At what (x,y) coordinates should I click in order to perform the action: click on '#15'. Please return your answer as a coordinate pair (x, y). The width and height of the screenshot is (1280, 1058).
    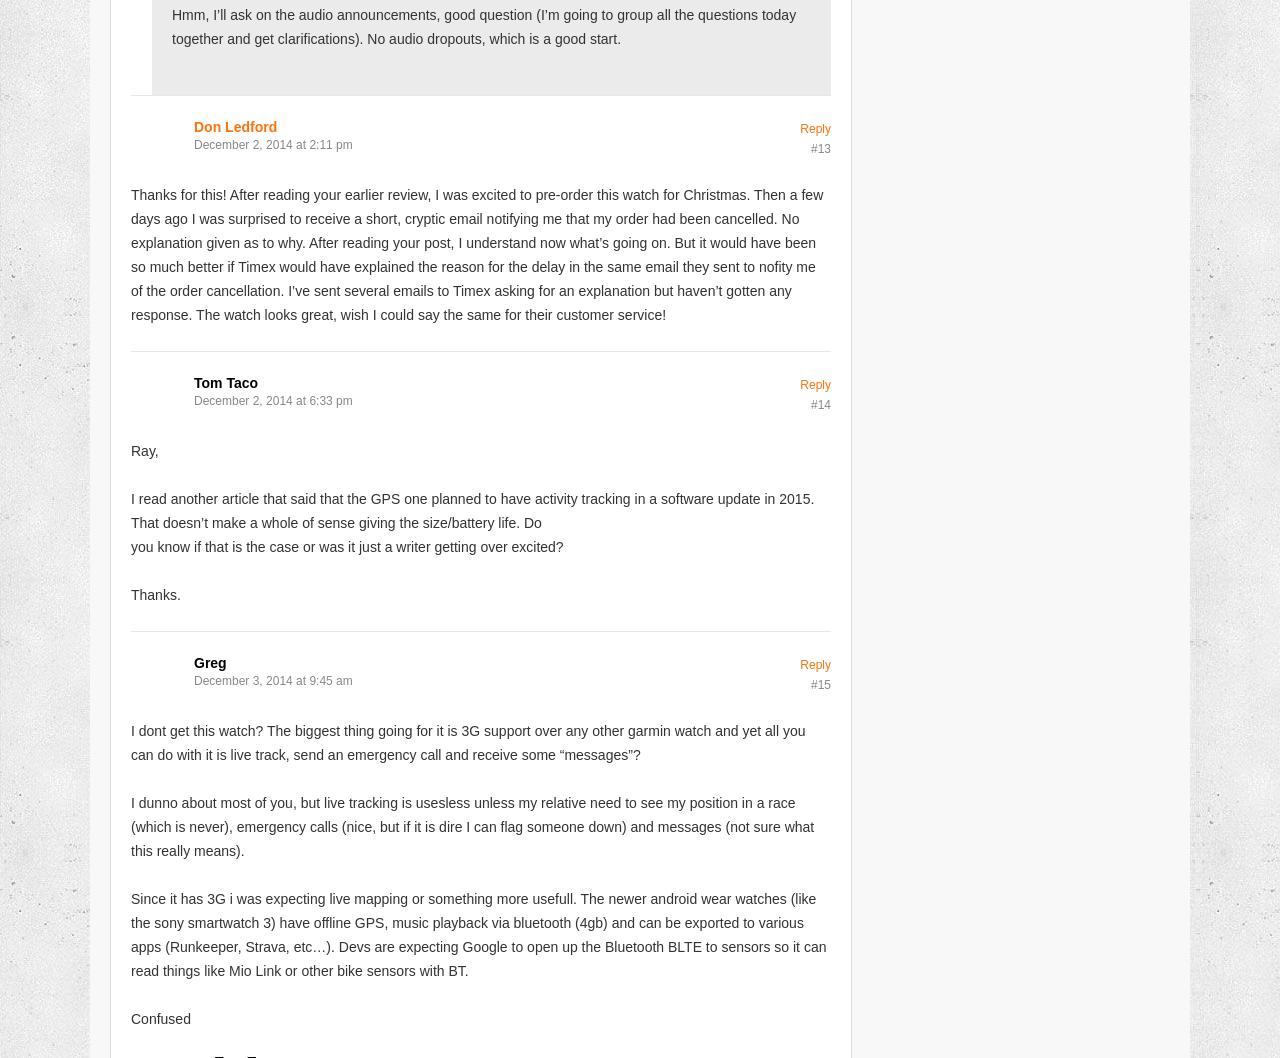
    Looking at the image, I should click on (820, 682).